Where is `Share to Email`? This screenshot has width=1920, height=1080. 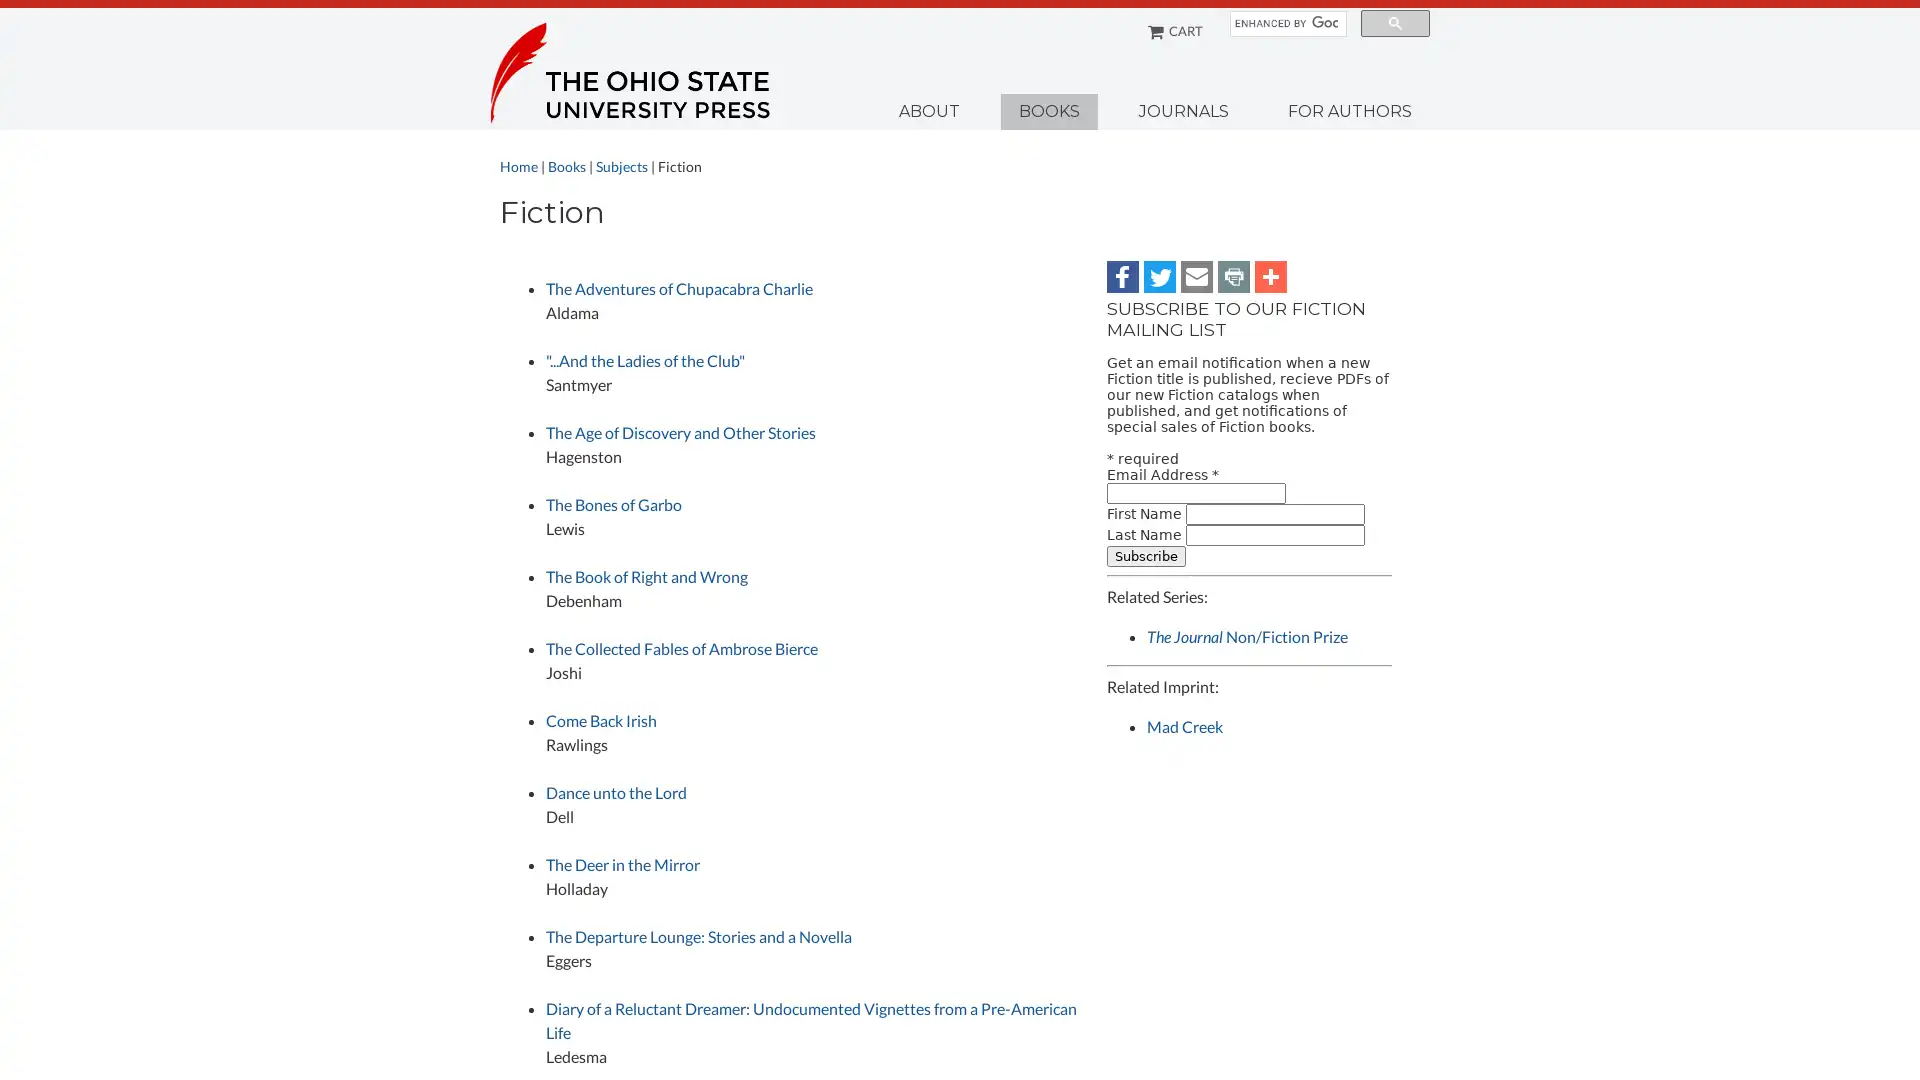 Share to Email is located at coordinates (1196, 276).